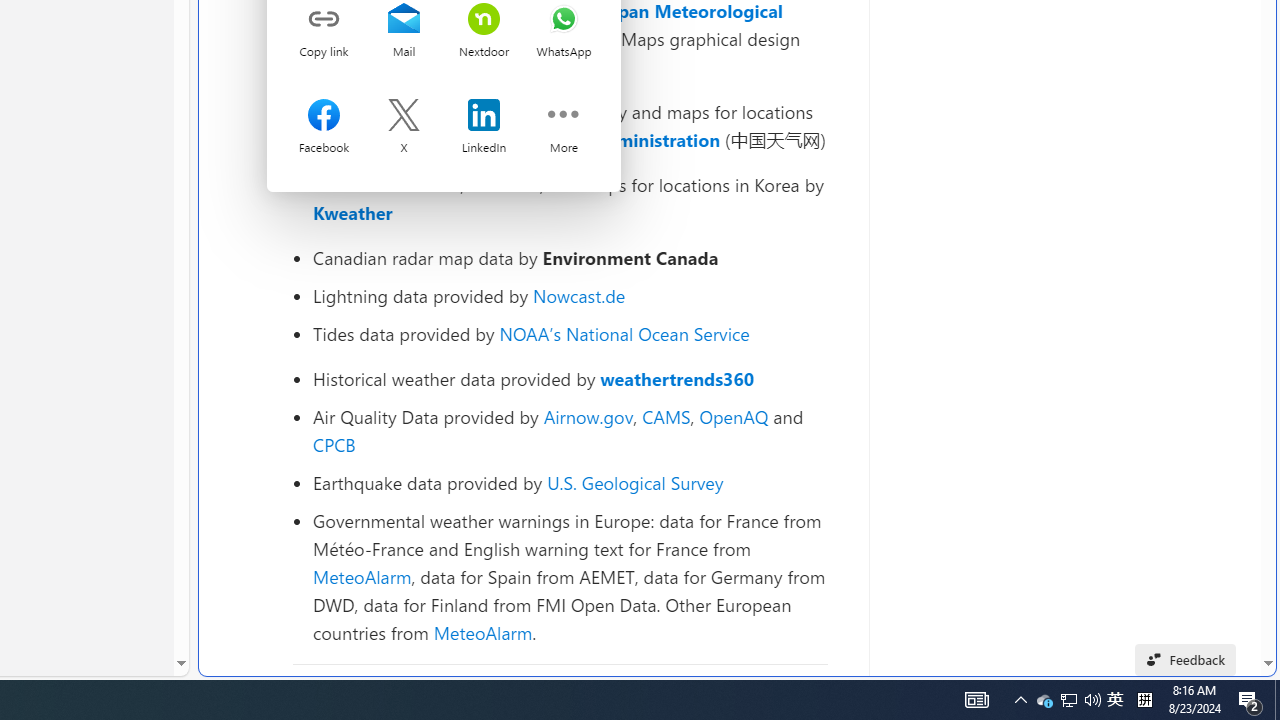  I want to click on 'Kweather', so click(353, 212).